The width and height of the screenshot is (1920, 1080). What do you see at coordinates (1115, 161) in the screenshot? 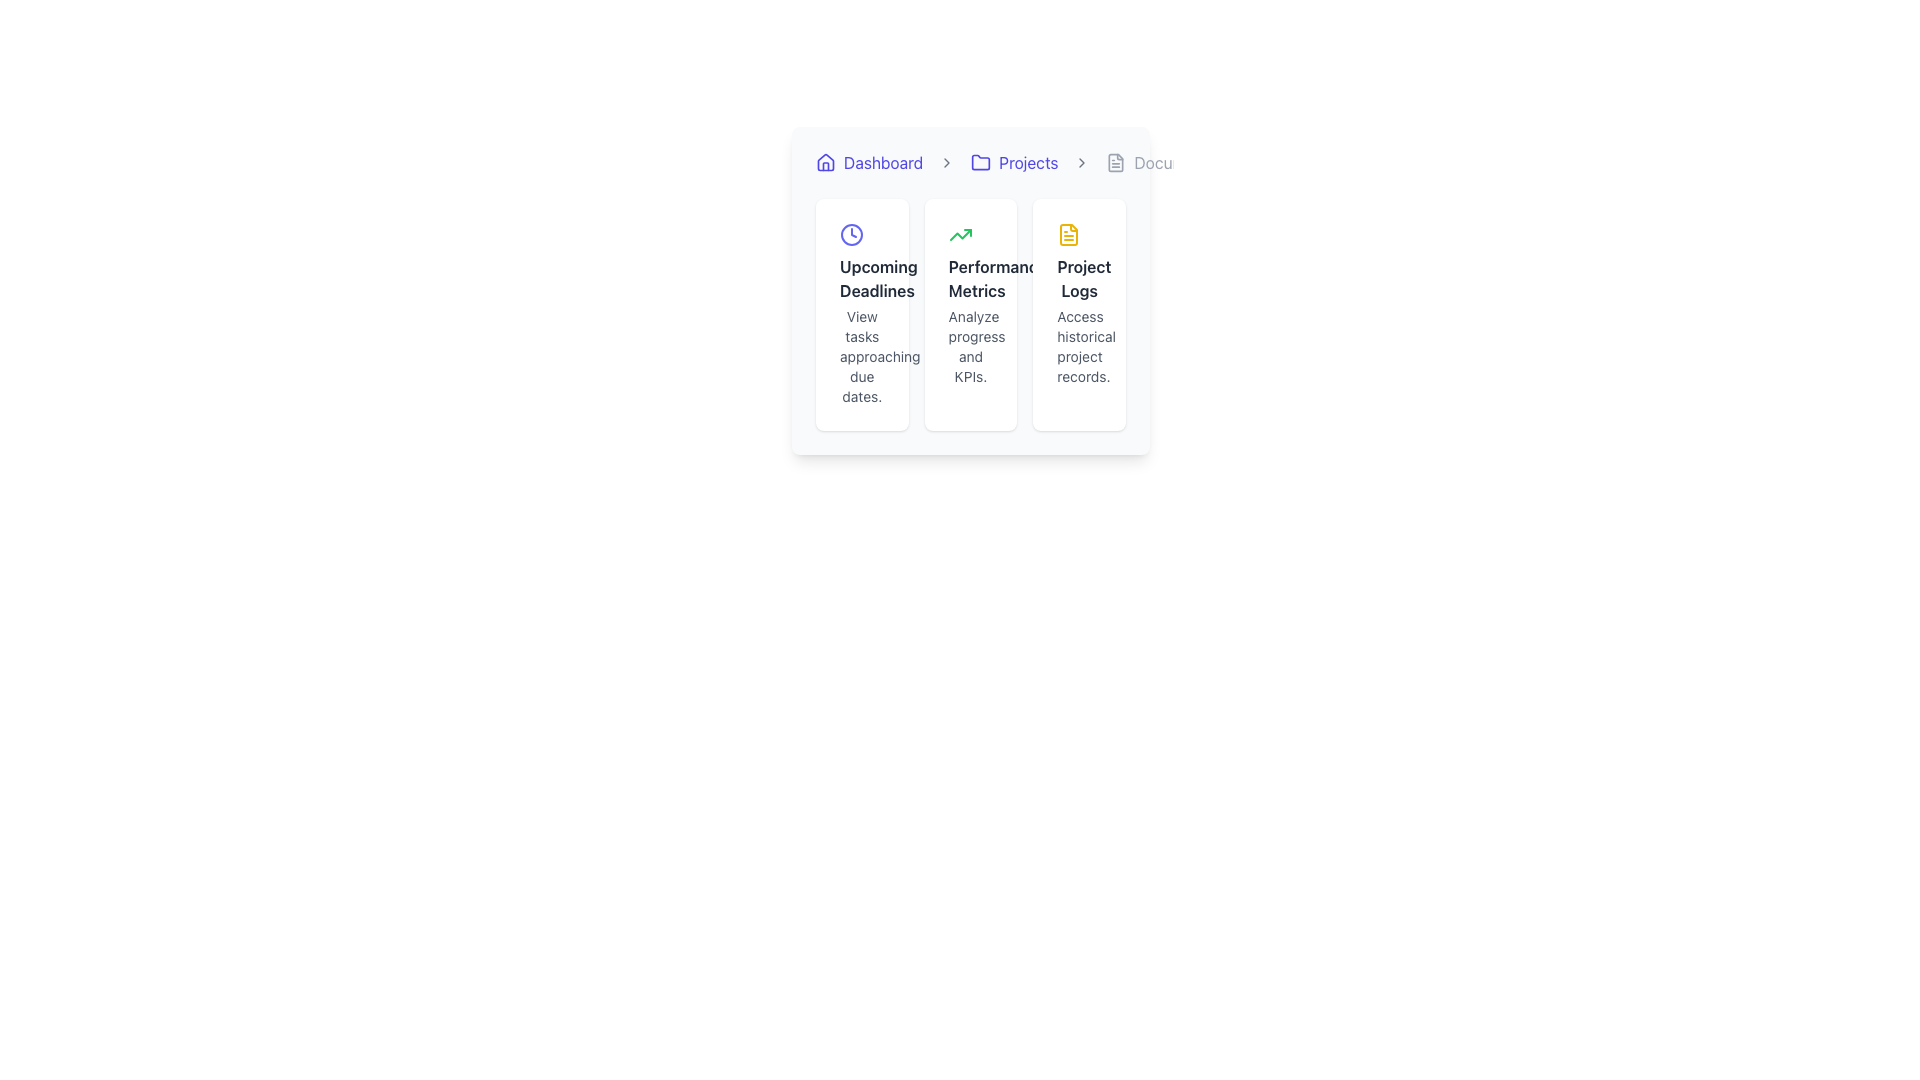
I see `the 'Document' icon in the breadcrumb navigation bar, which is located in the upper-right corner of the interface before the 'Document' text label` at bounding box center [1115, 161].